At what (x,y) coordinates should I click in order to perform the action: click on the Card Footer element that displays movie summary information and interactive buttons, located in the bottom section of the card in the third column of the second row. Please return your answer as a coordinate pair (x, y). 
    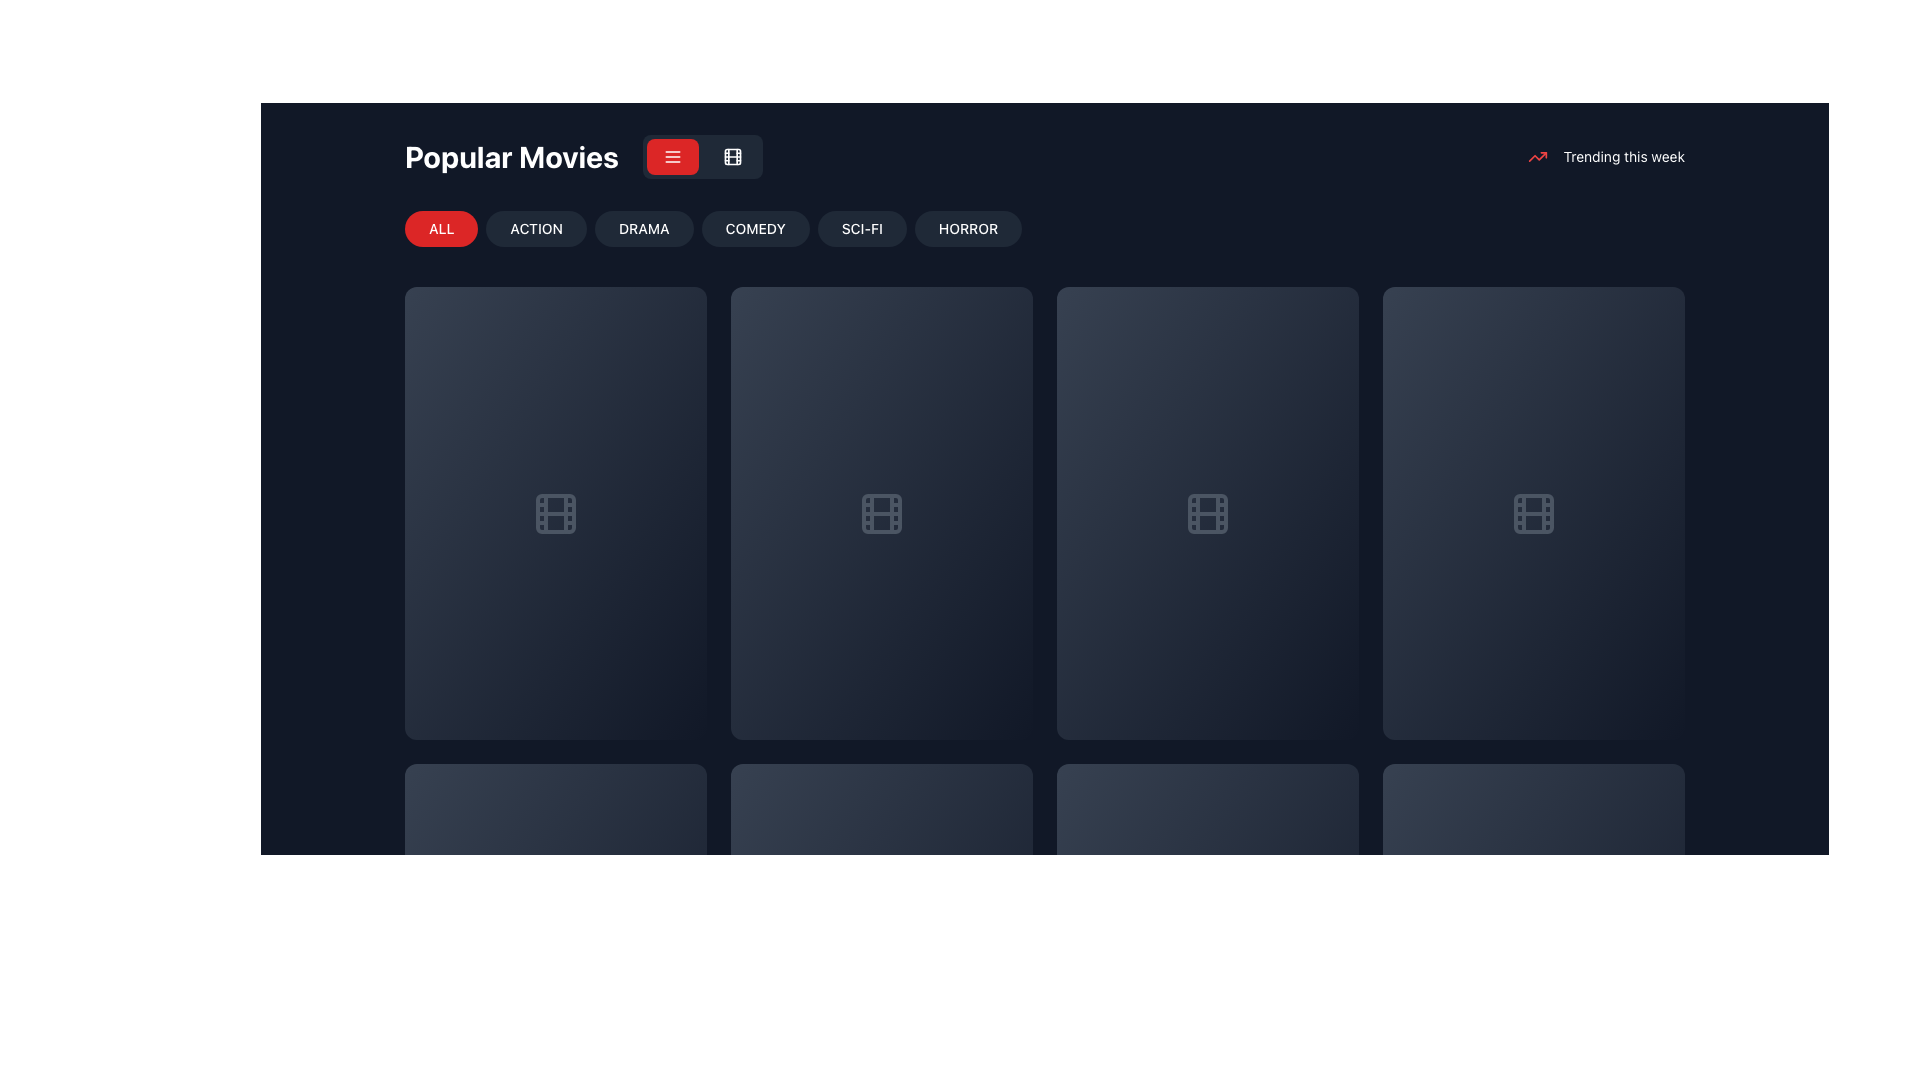
    Looking at the image, I should click on (1207, 650).